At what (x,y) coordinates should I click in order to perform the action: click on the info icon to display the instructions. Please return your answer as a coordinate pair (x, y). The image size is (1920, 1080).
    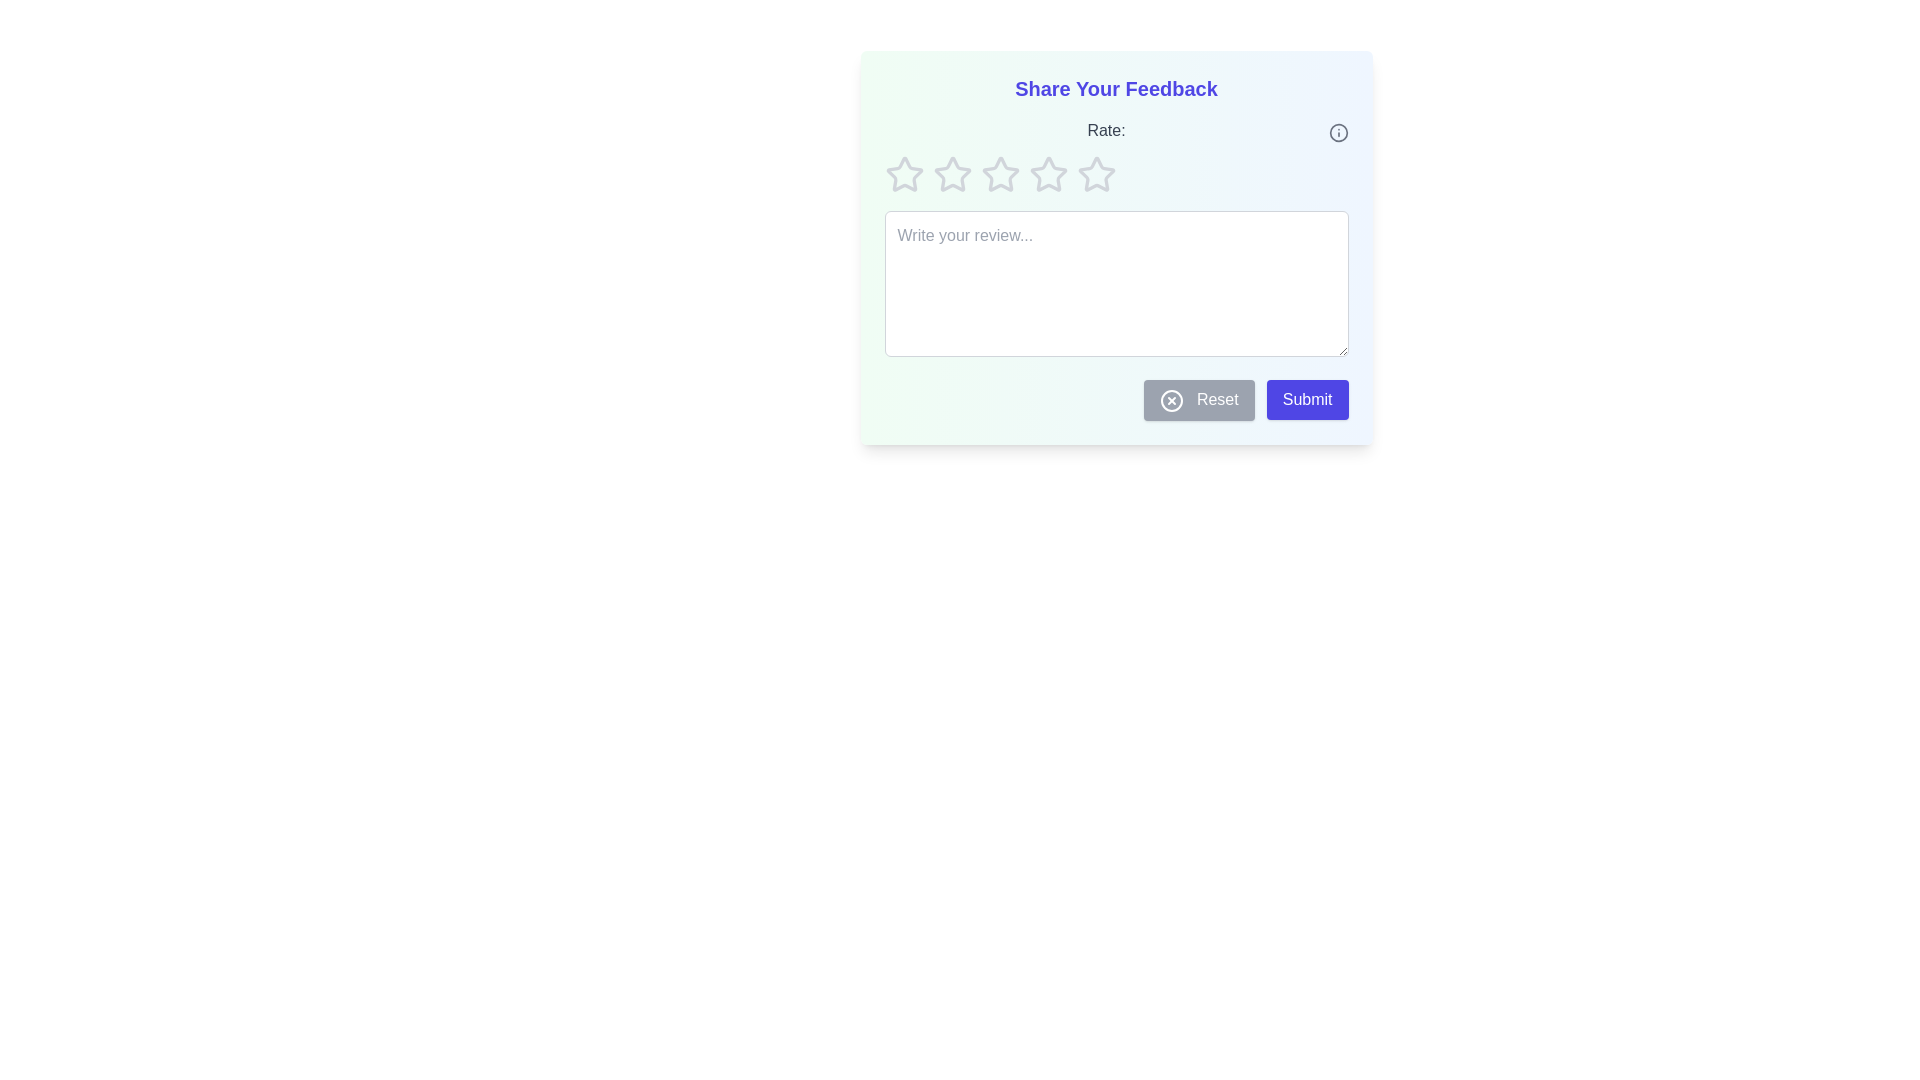
    Looking at the image, I should click on (1338, 132).